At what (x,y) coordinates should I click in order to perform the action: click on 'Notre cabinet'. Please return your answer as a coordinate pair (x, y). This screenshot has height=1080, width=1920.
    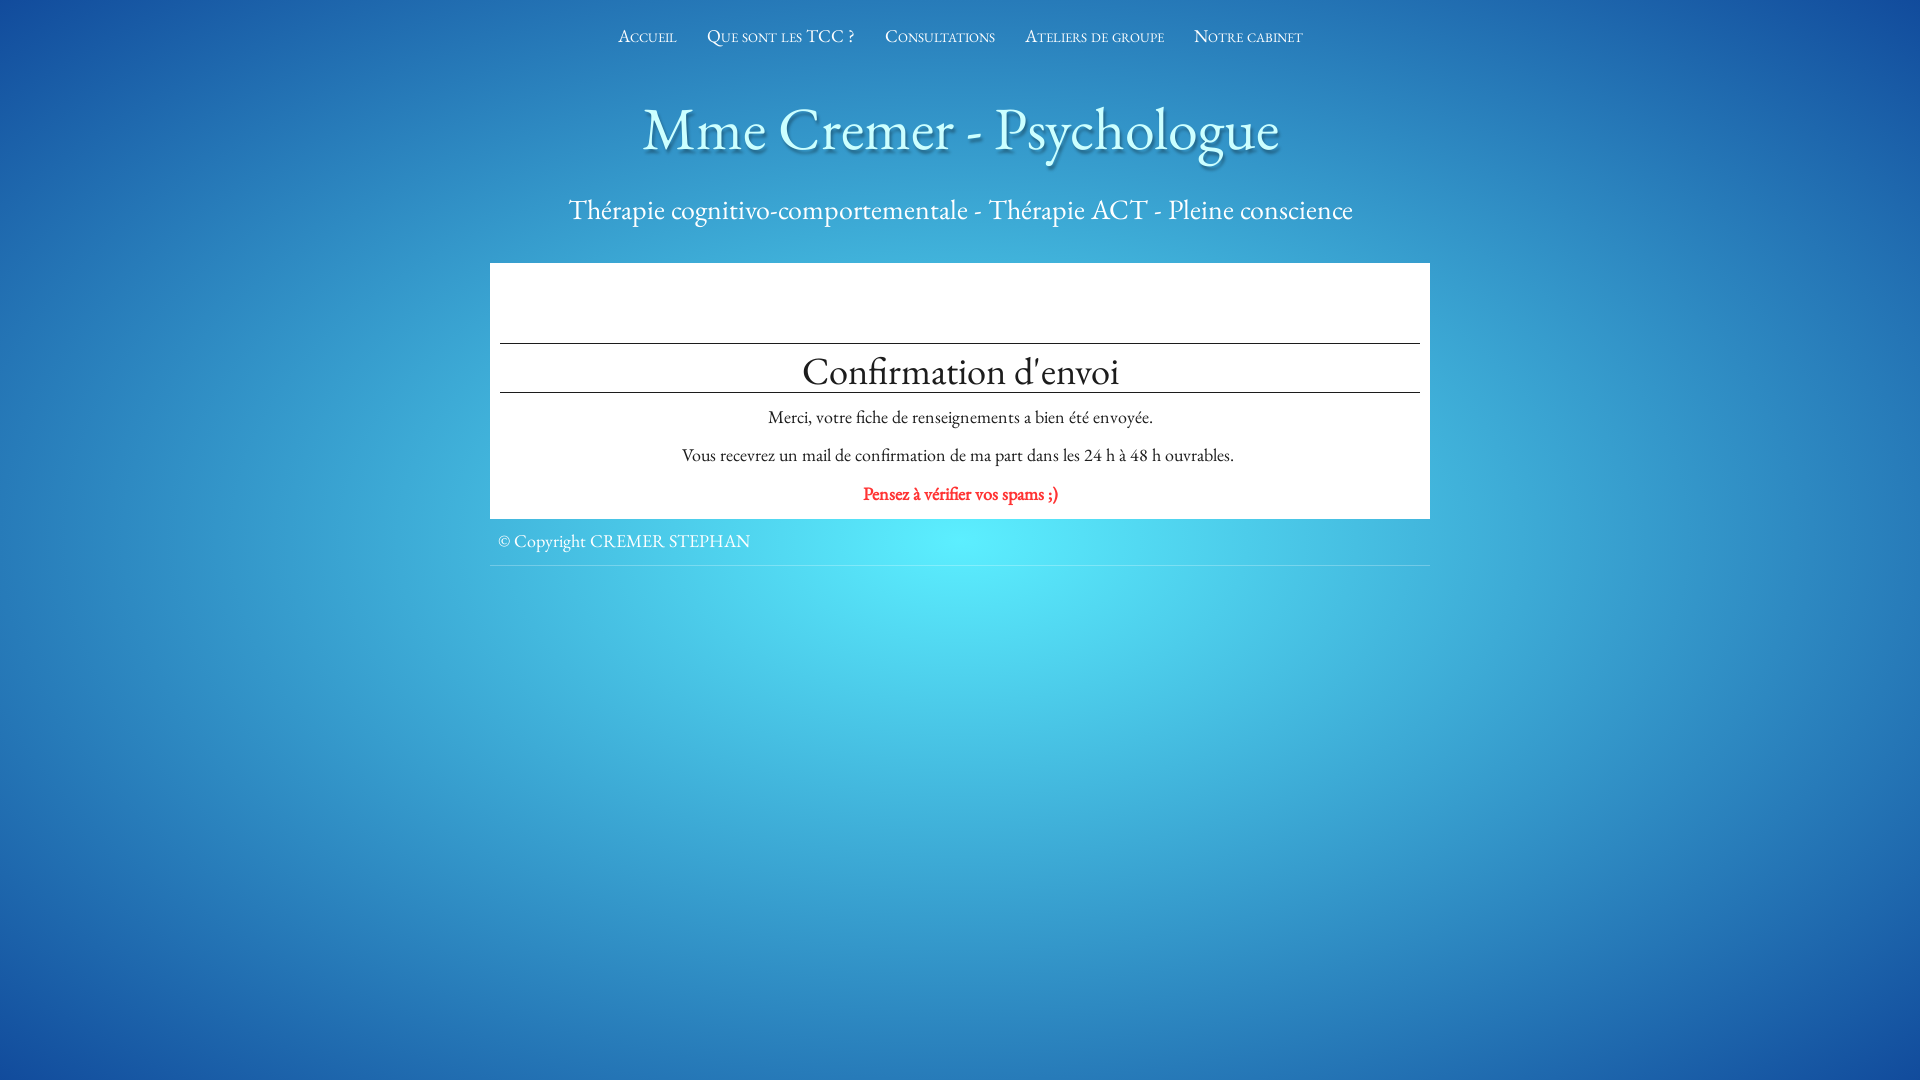
    Looking at the image, I should click on (1246, 35).